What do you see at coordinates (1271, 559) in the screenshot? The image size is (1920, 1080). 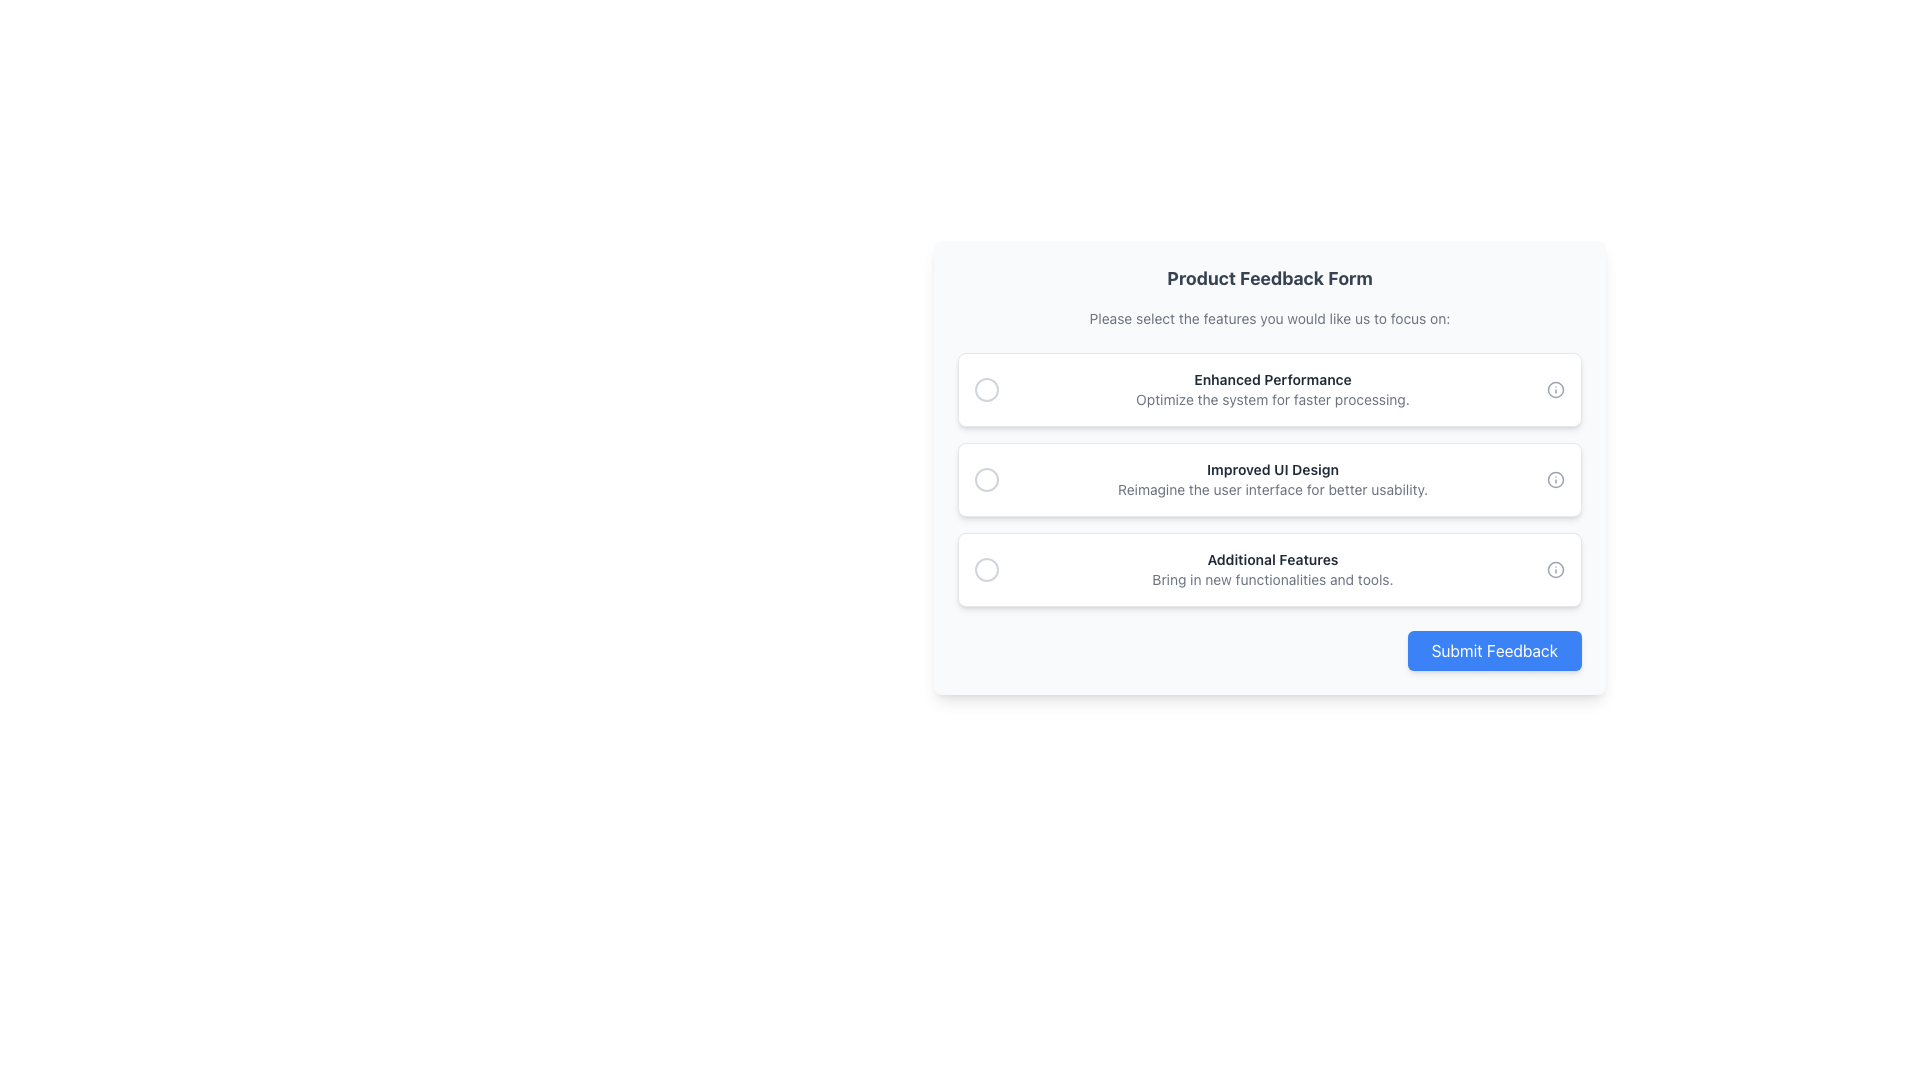 I see `the 'Additional Features' text label, which is styled in bold, dark gray and serves as a heading for a section in a vertically aligned list of options` at bounding box center [1271, 559].